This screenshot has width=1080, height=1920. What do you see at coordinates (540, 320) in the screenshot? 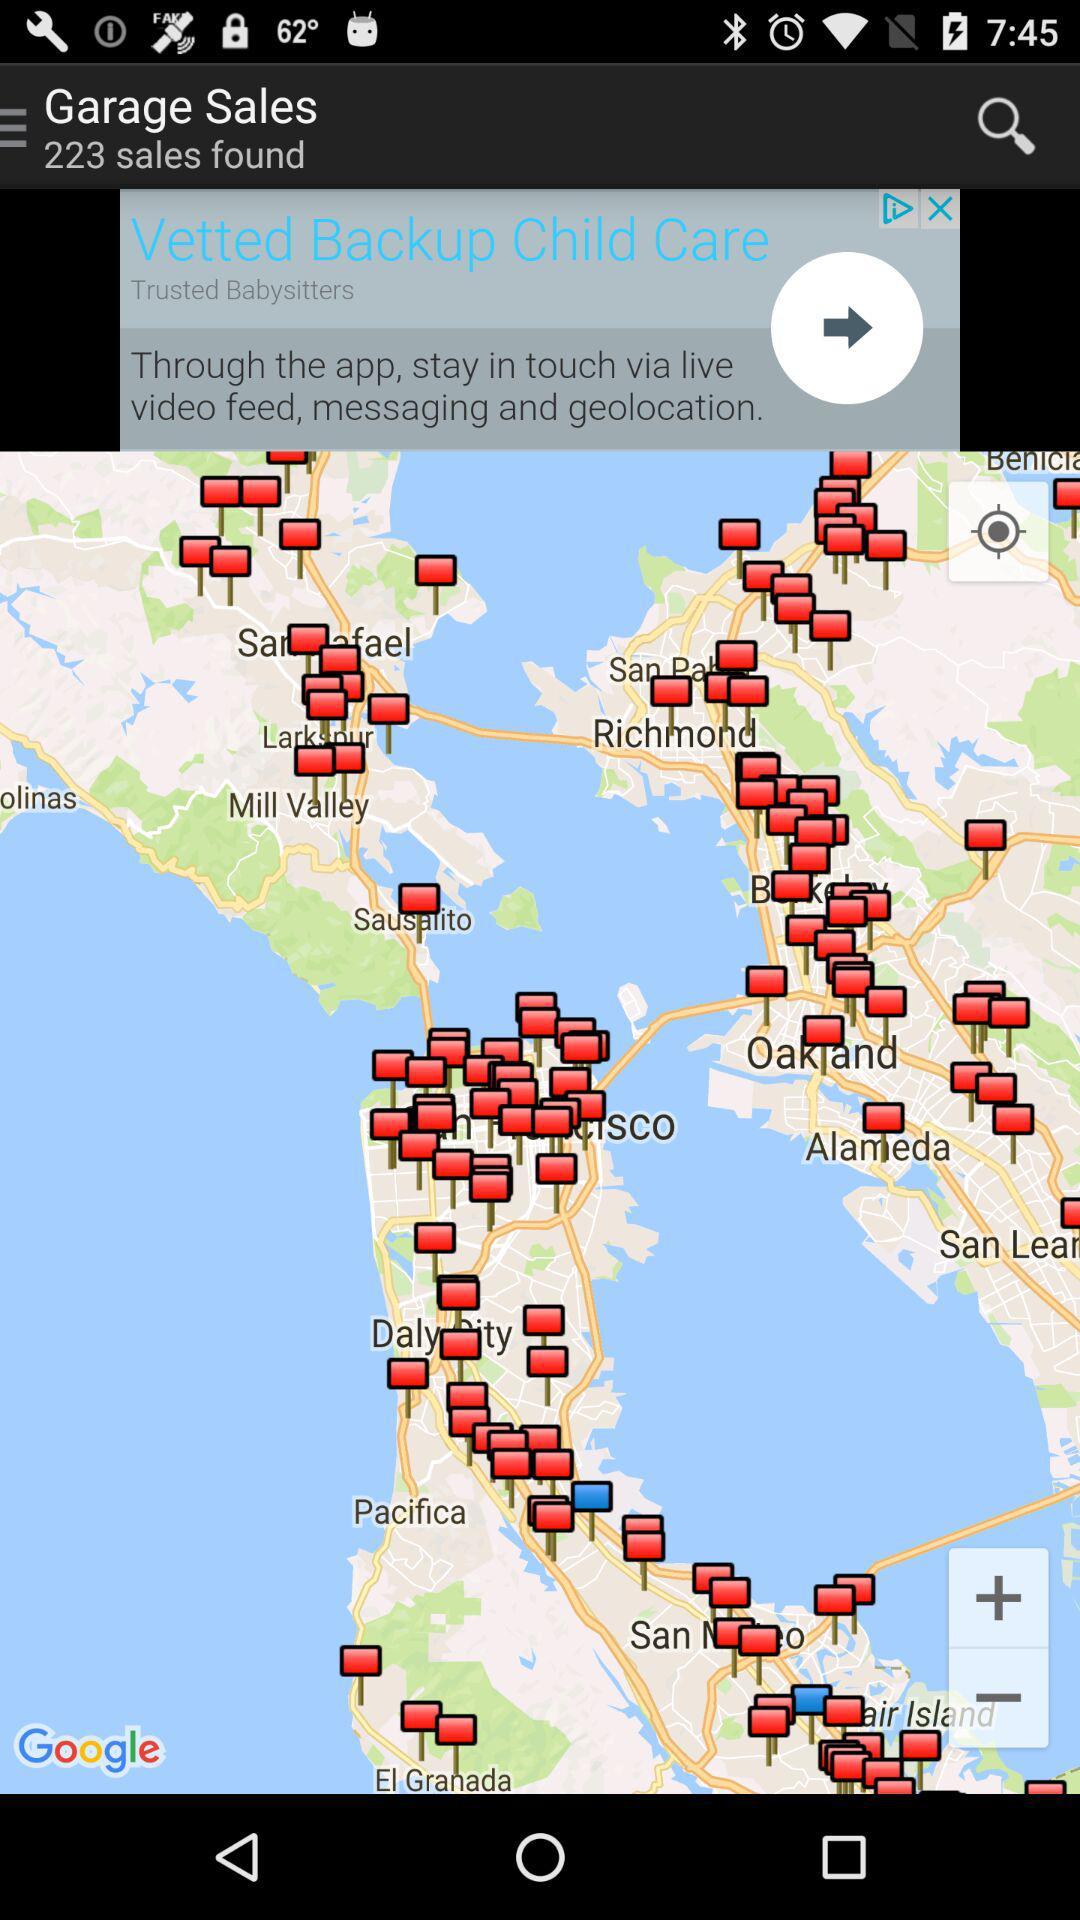
I see `open browser` at bounding box center [540, 320].